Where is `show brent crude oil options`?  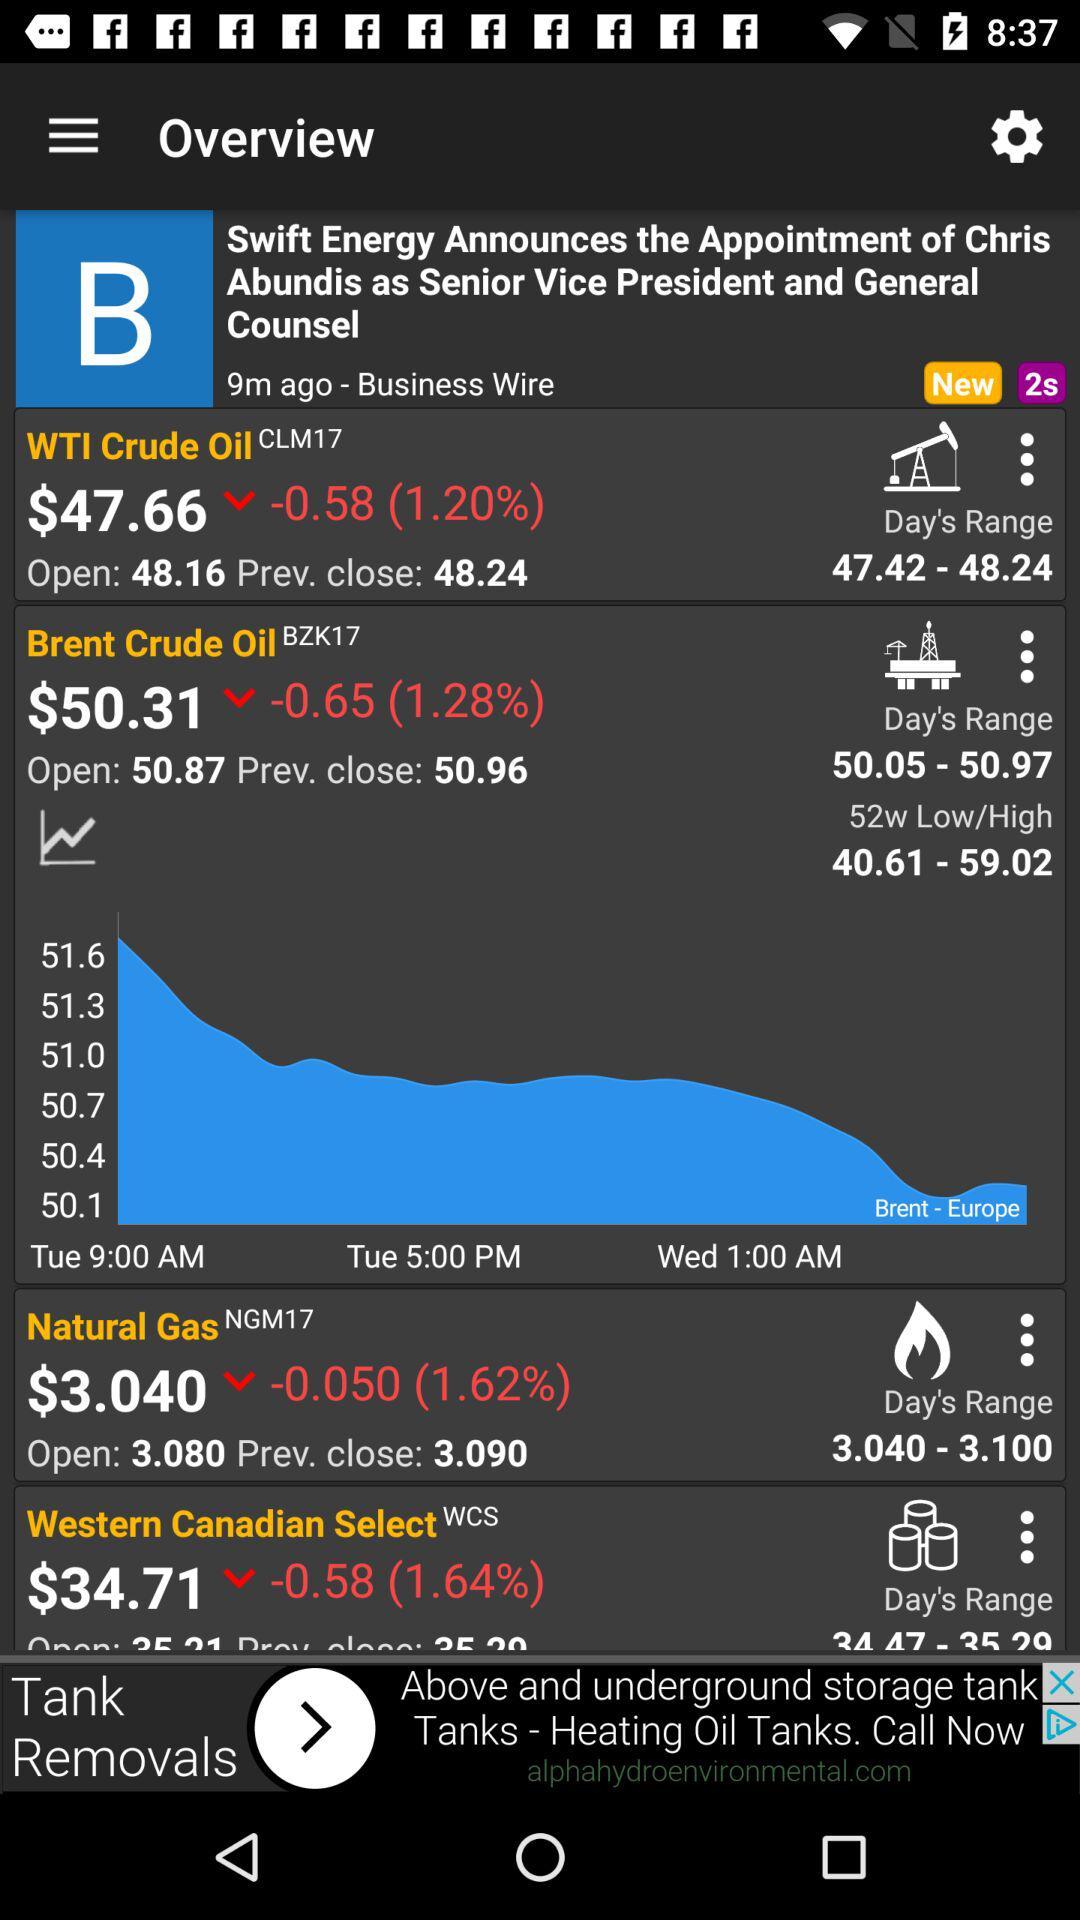
show brent crude oil options is located at coordinates (1027, 656).